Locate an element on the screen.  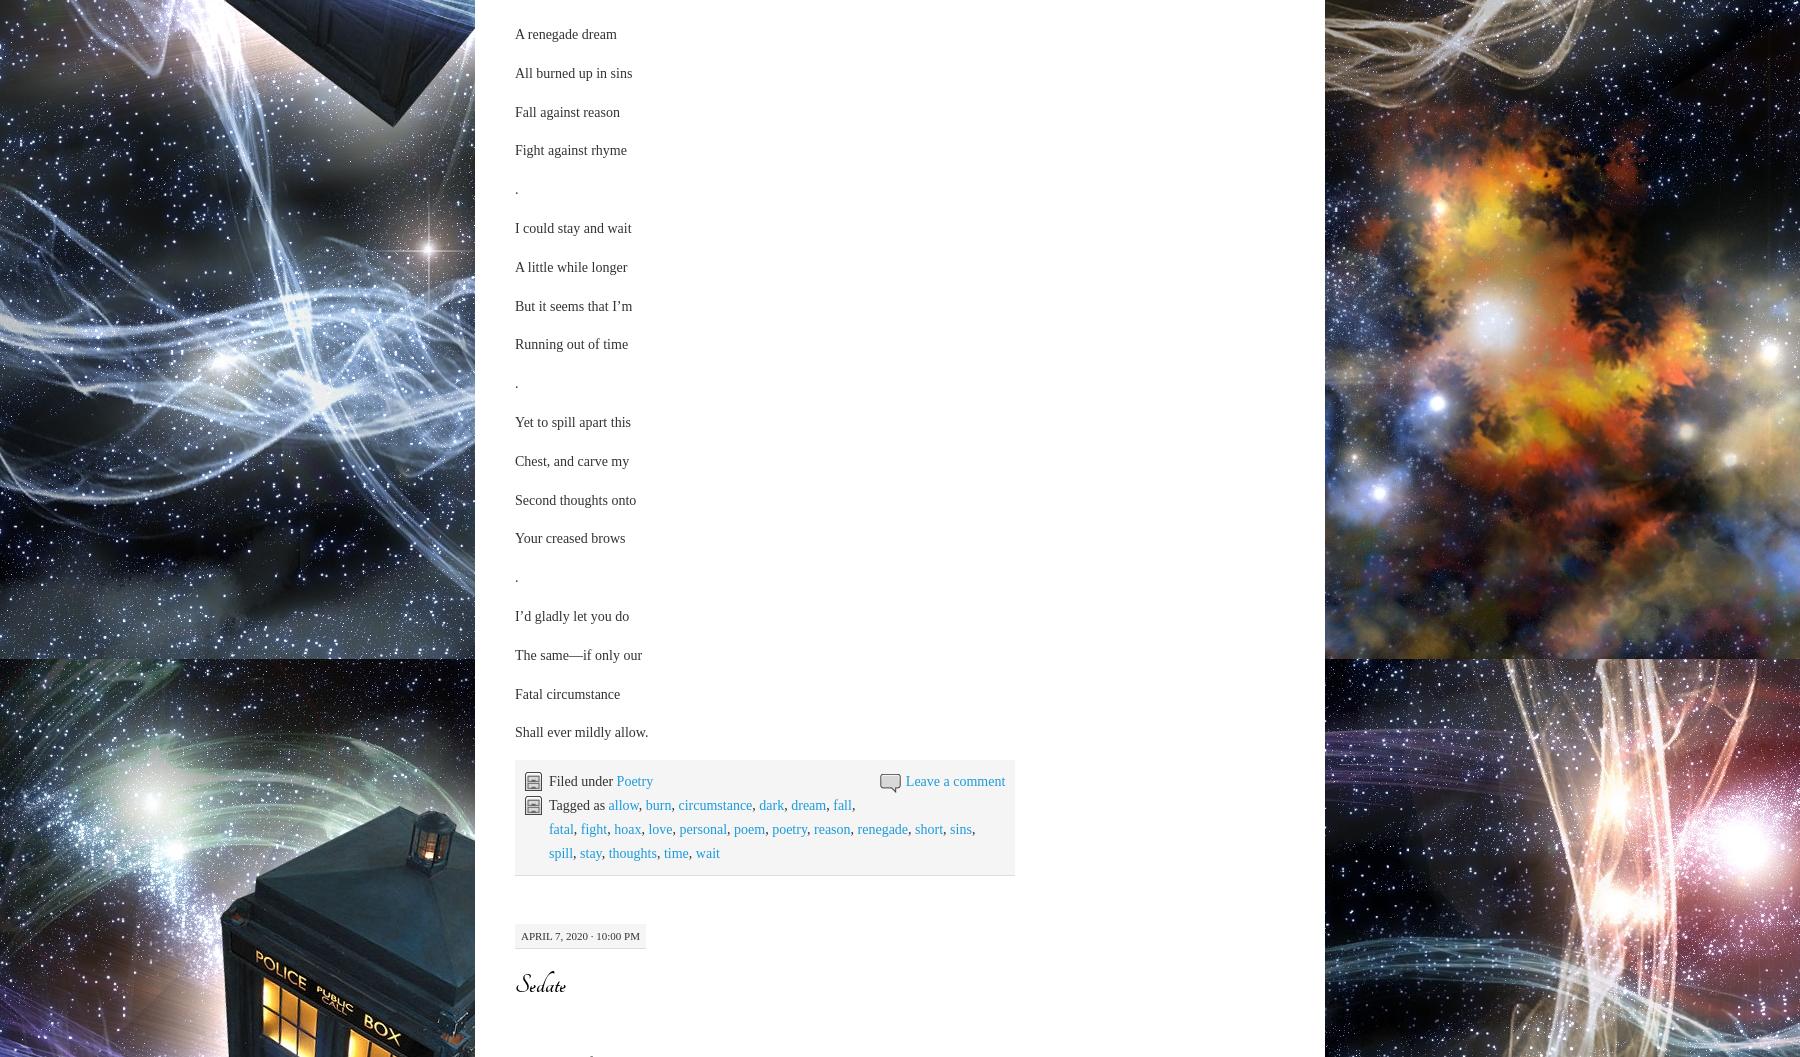
'Leave a comment' is located at coordinates (954, 778).